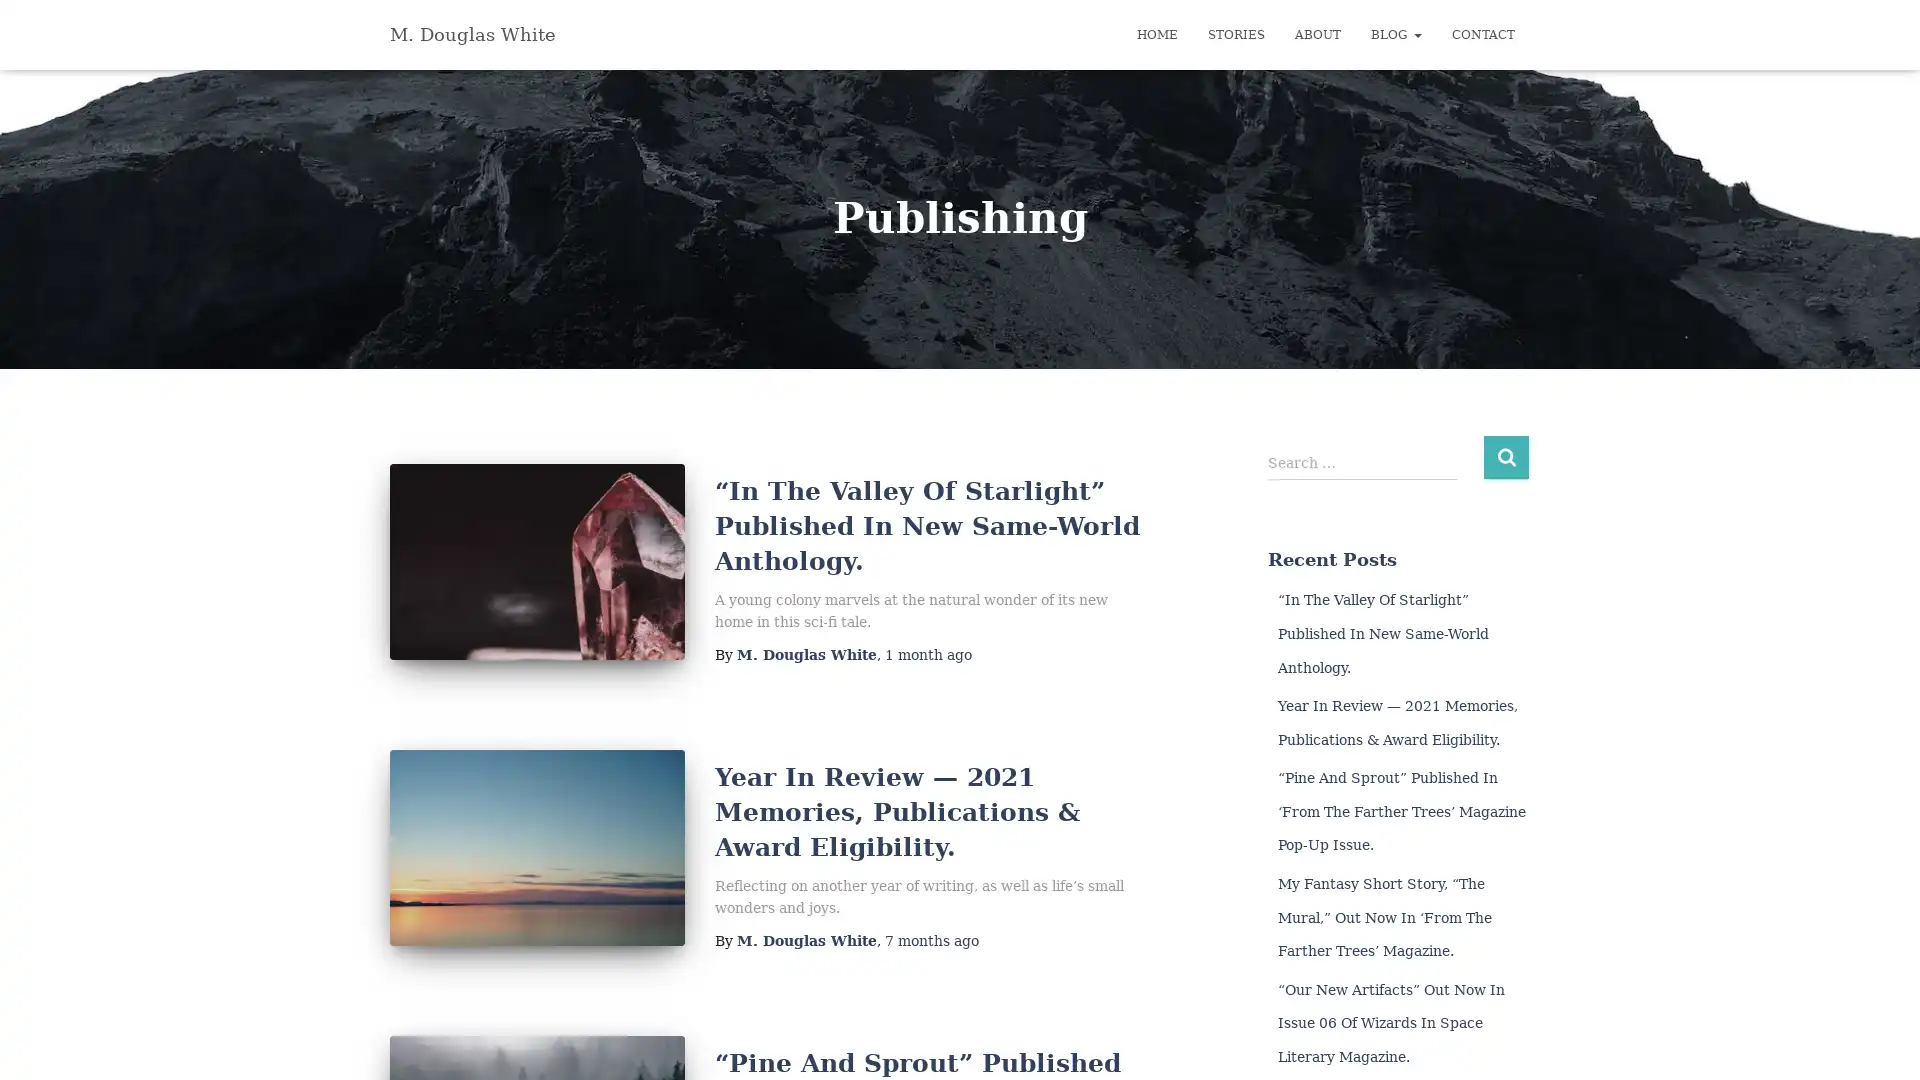 Image resolution: width=1920 pixels, height=1080 pixels. What do you see at coordinates (1506, 456) in the screenshot?
I see `Search` at bounding box center [1506, 456].